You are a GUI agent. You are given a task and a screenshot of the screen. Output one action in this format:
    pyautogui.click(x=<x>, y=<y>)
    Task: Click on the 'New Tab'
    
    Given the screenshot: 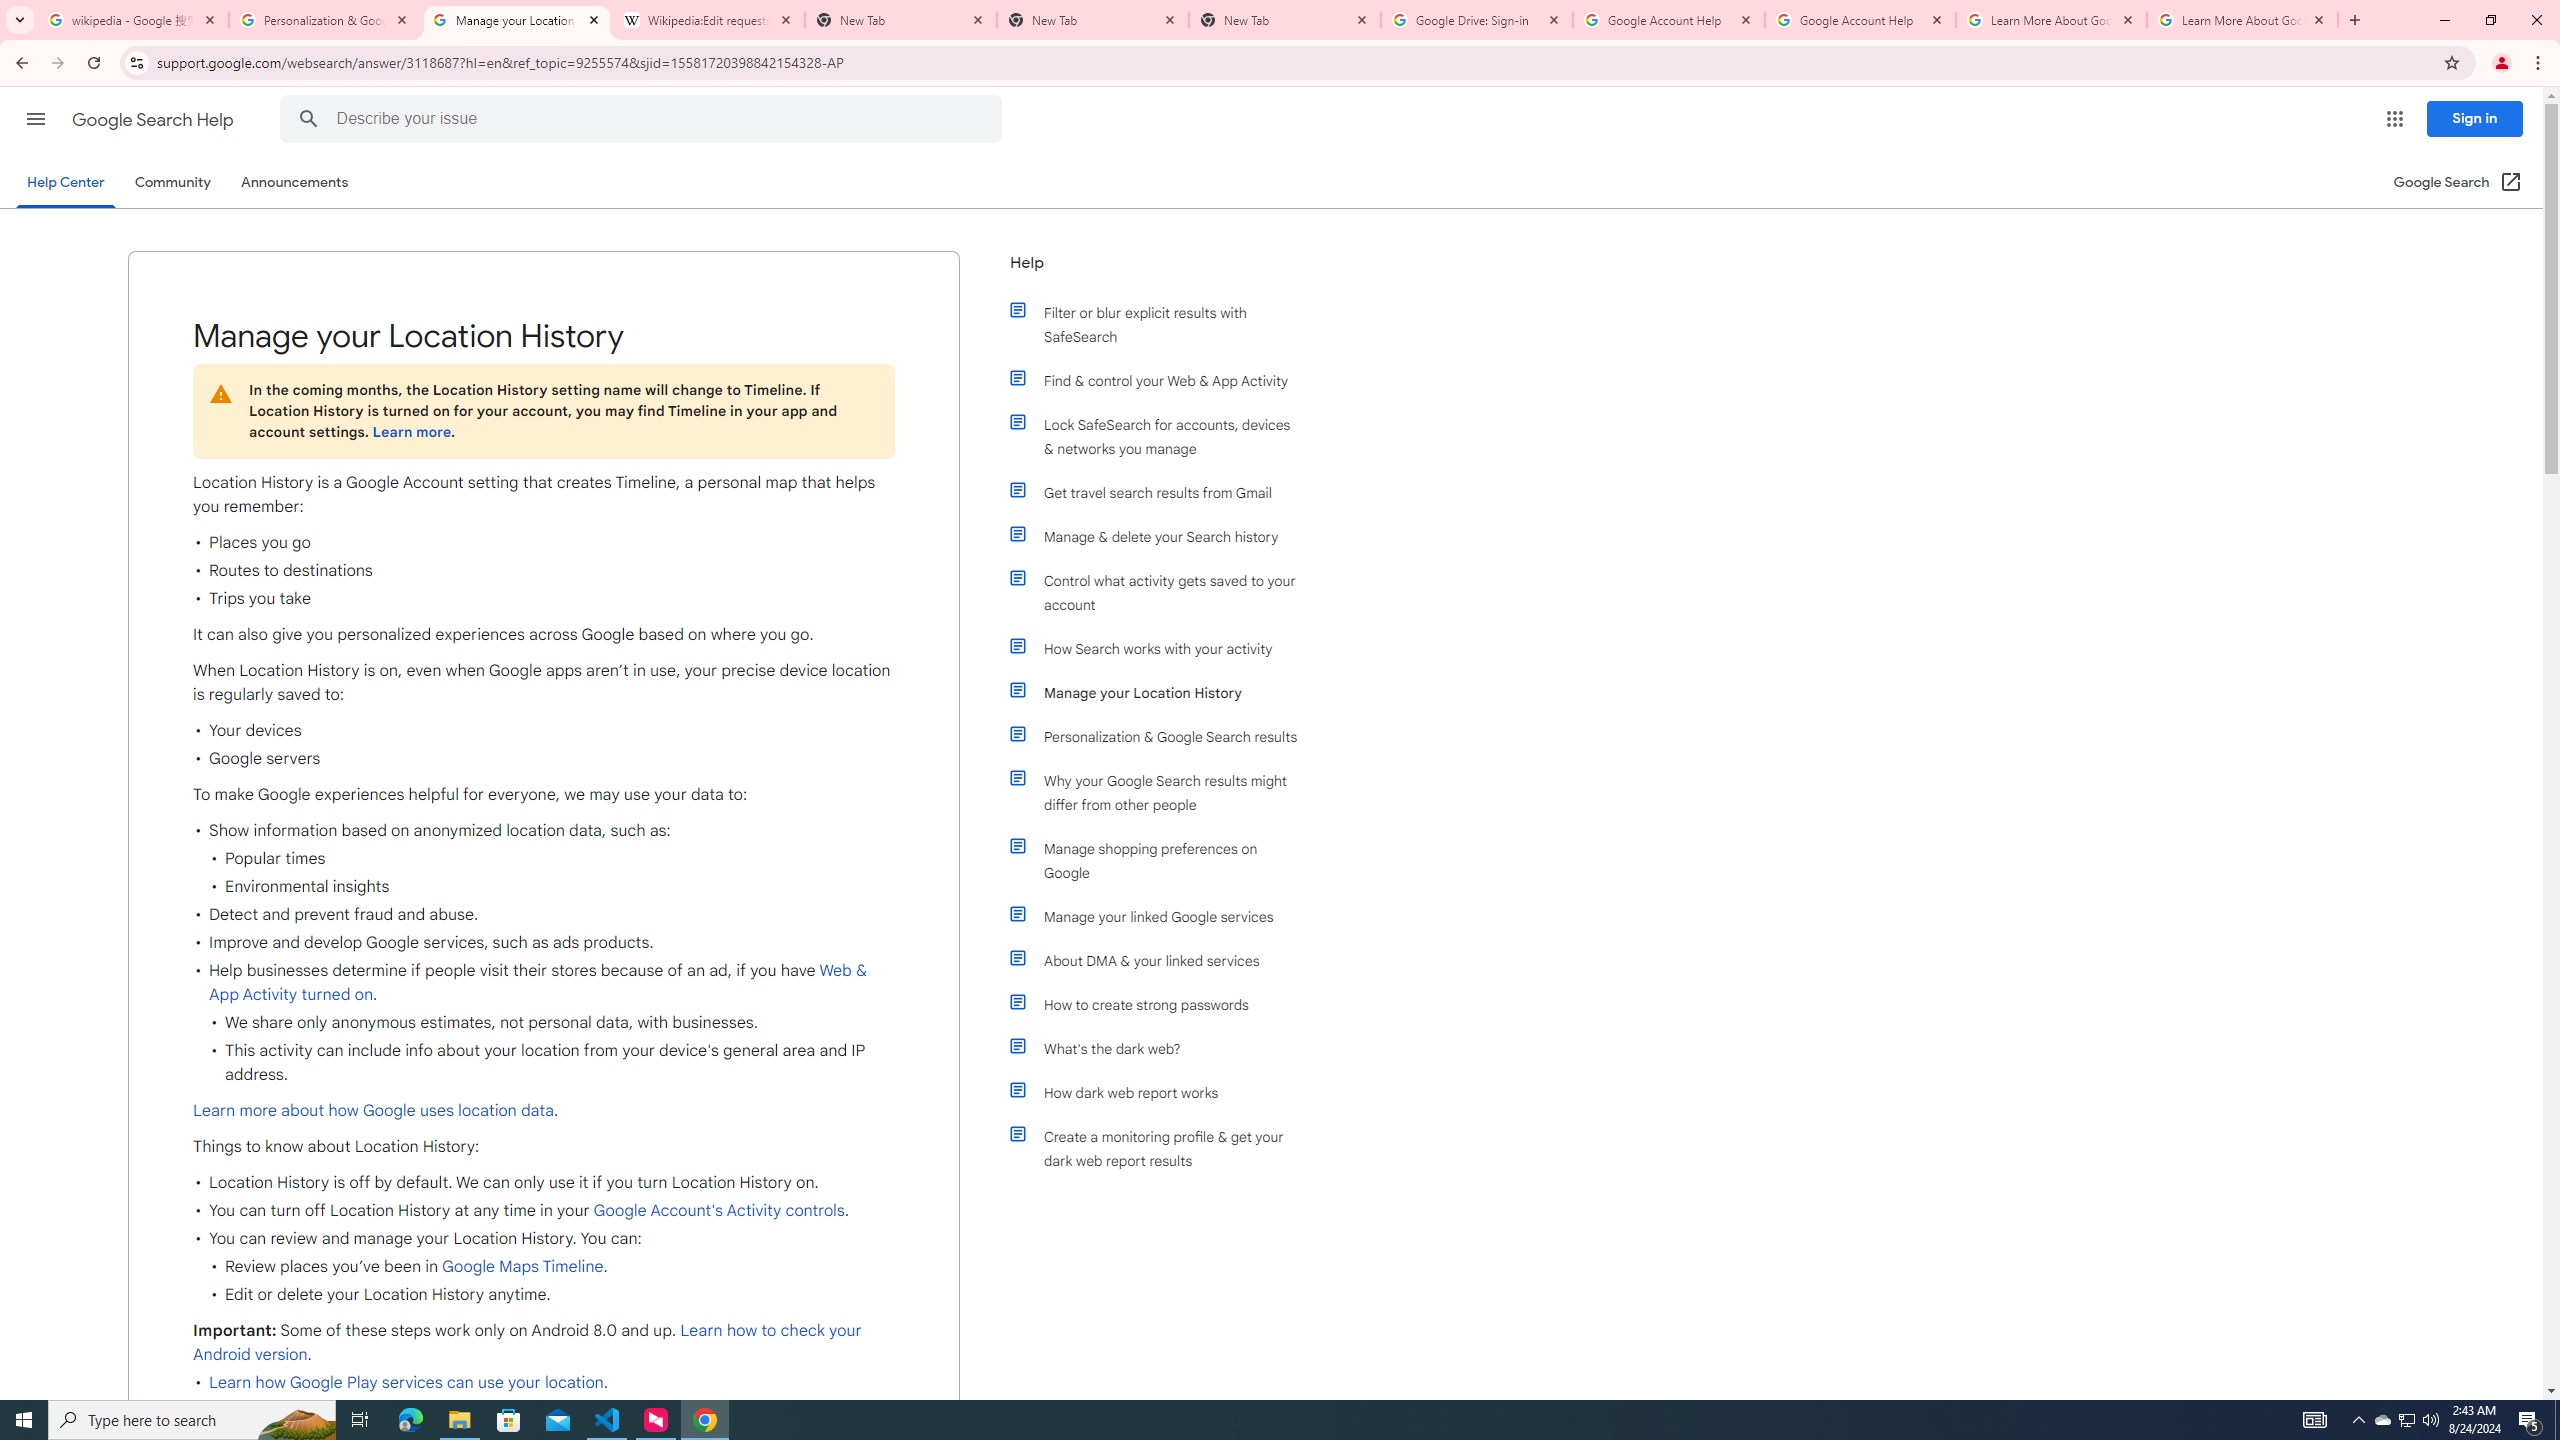 What is the action you would take?
    pyautogui.click(x=1092, y=19)
    